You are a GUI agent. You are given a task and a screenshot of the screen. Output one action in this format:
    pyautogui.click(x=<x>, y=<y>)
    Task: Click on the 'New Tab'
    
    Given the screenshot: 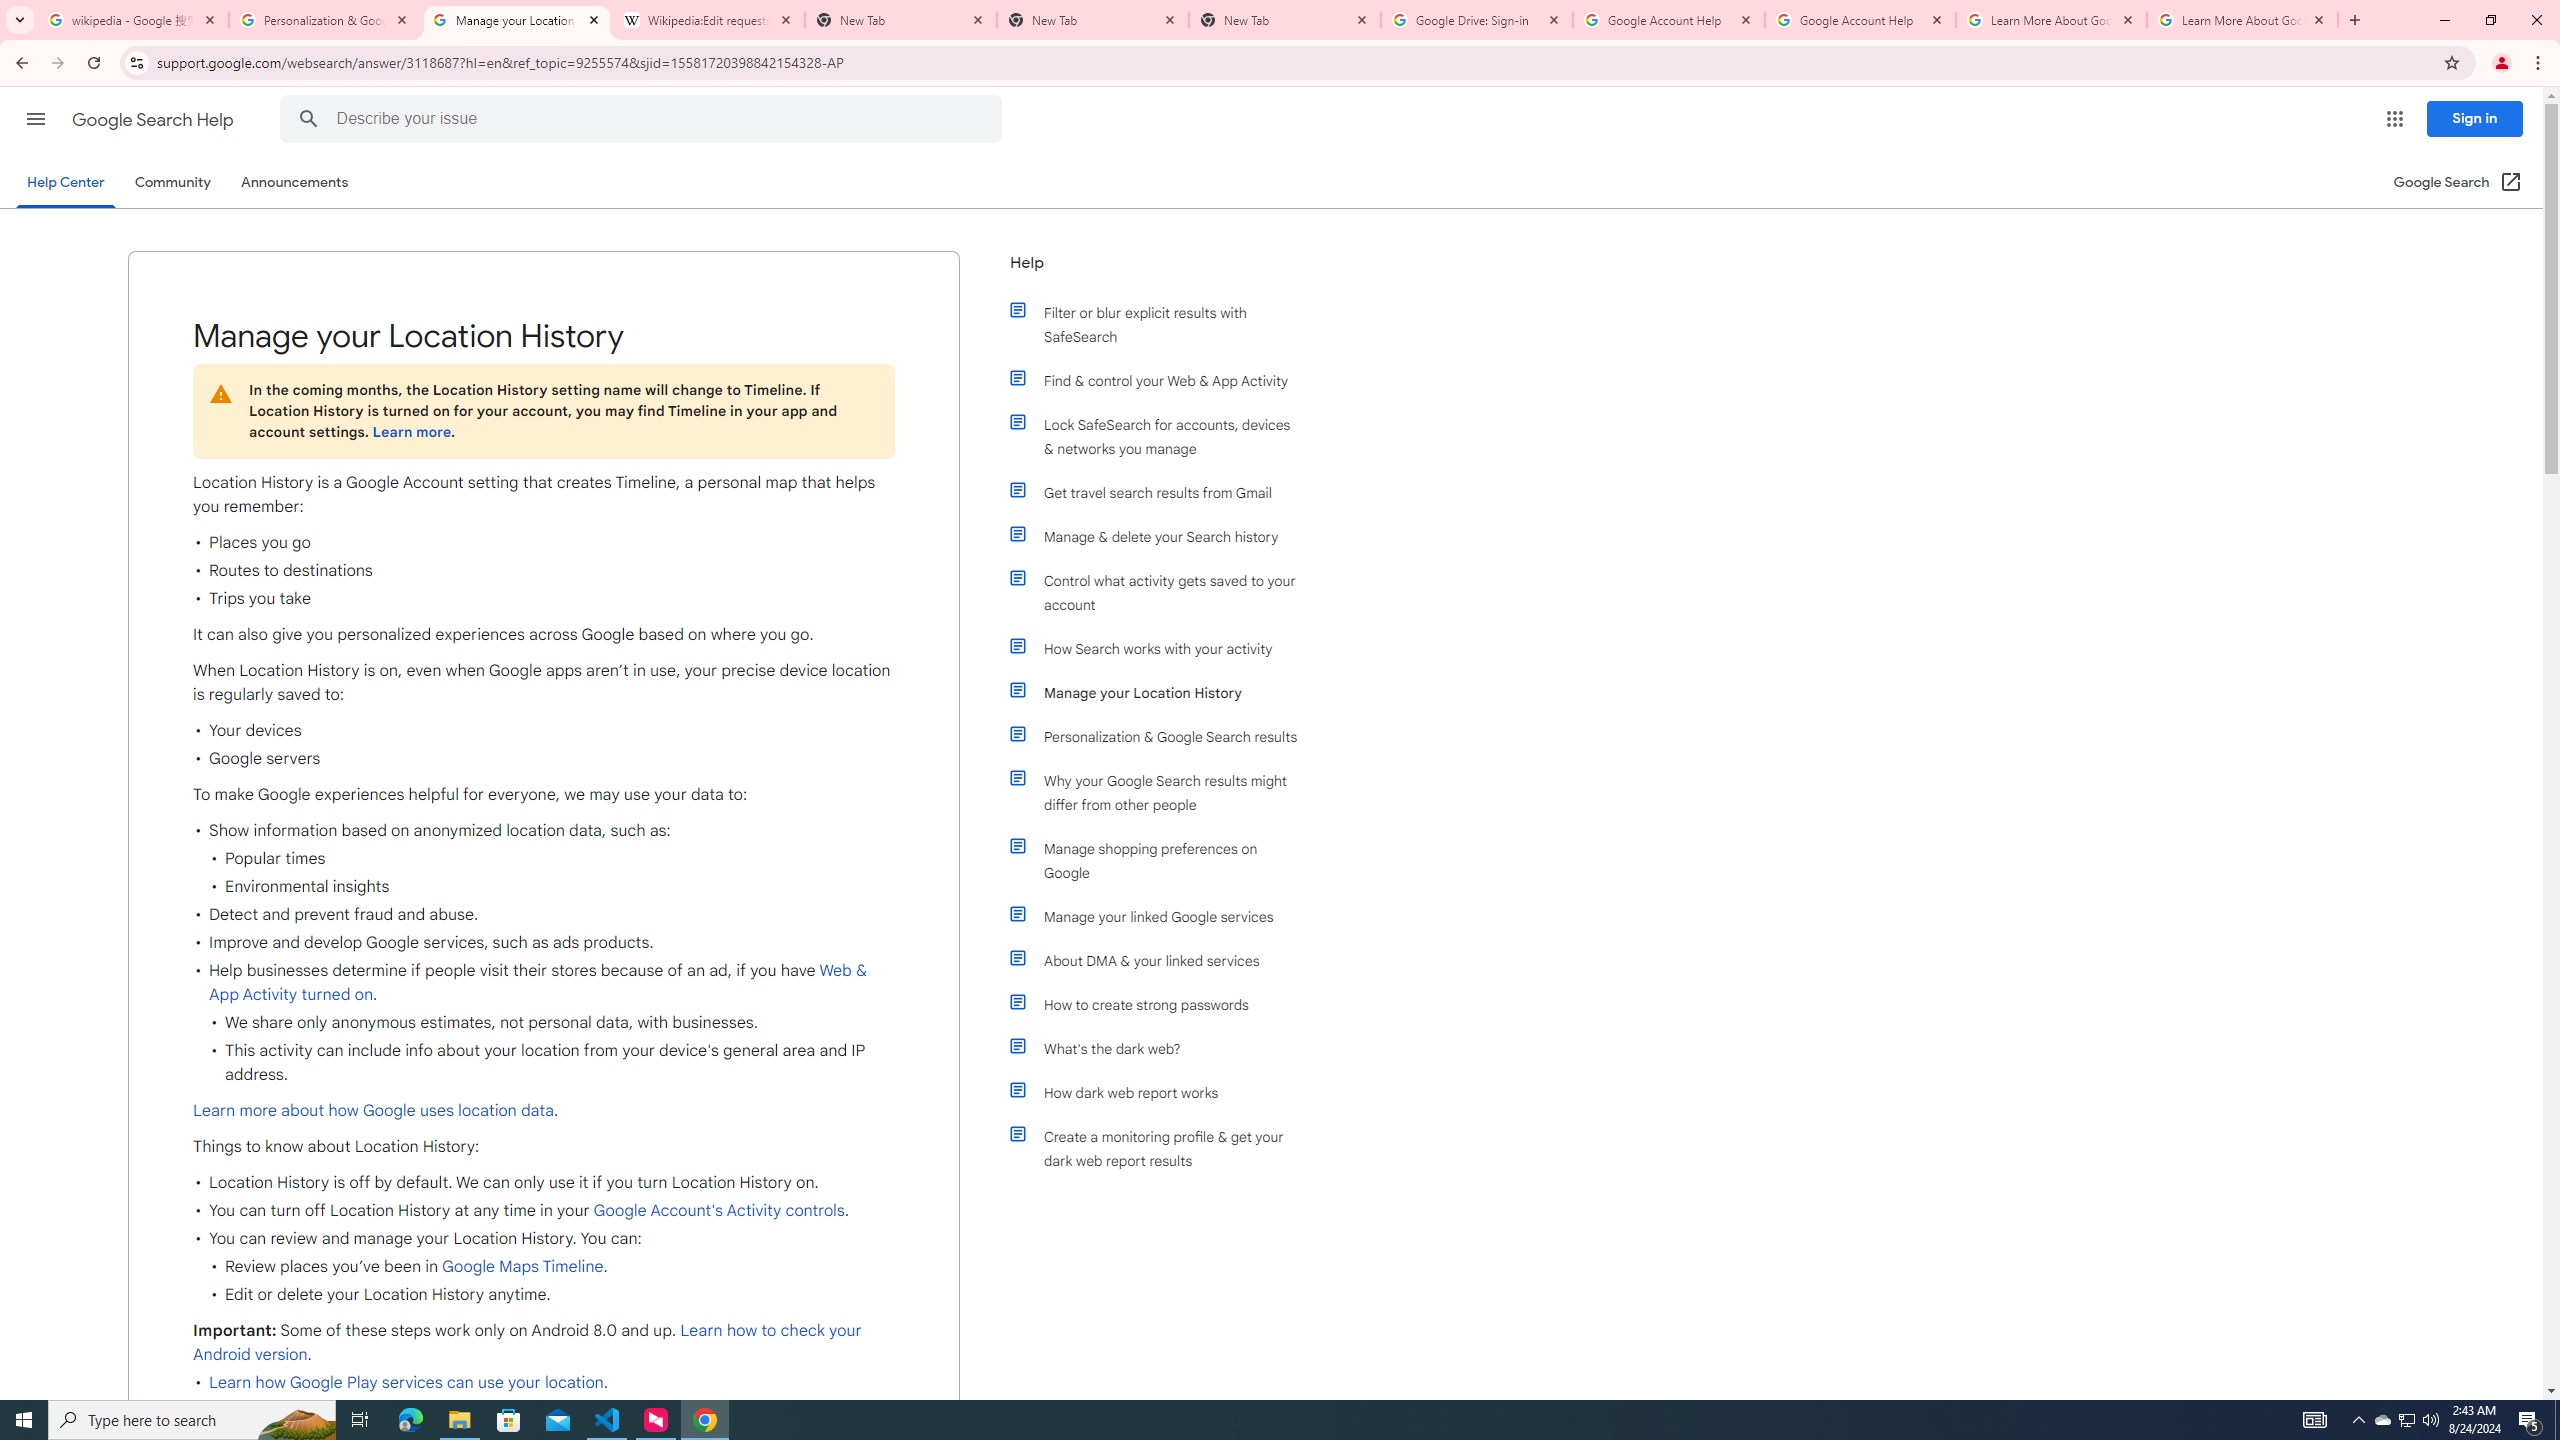 What is the action you would take?
    pyautogui.click(x=1092, y=19)
    